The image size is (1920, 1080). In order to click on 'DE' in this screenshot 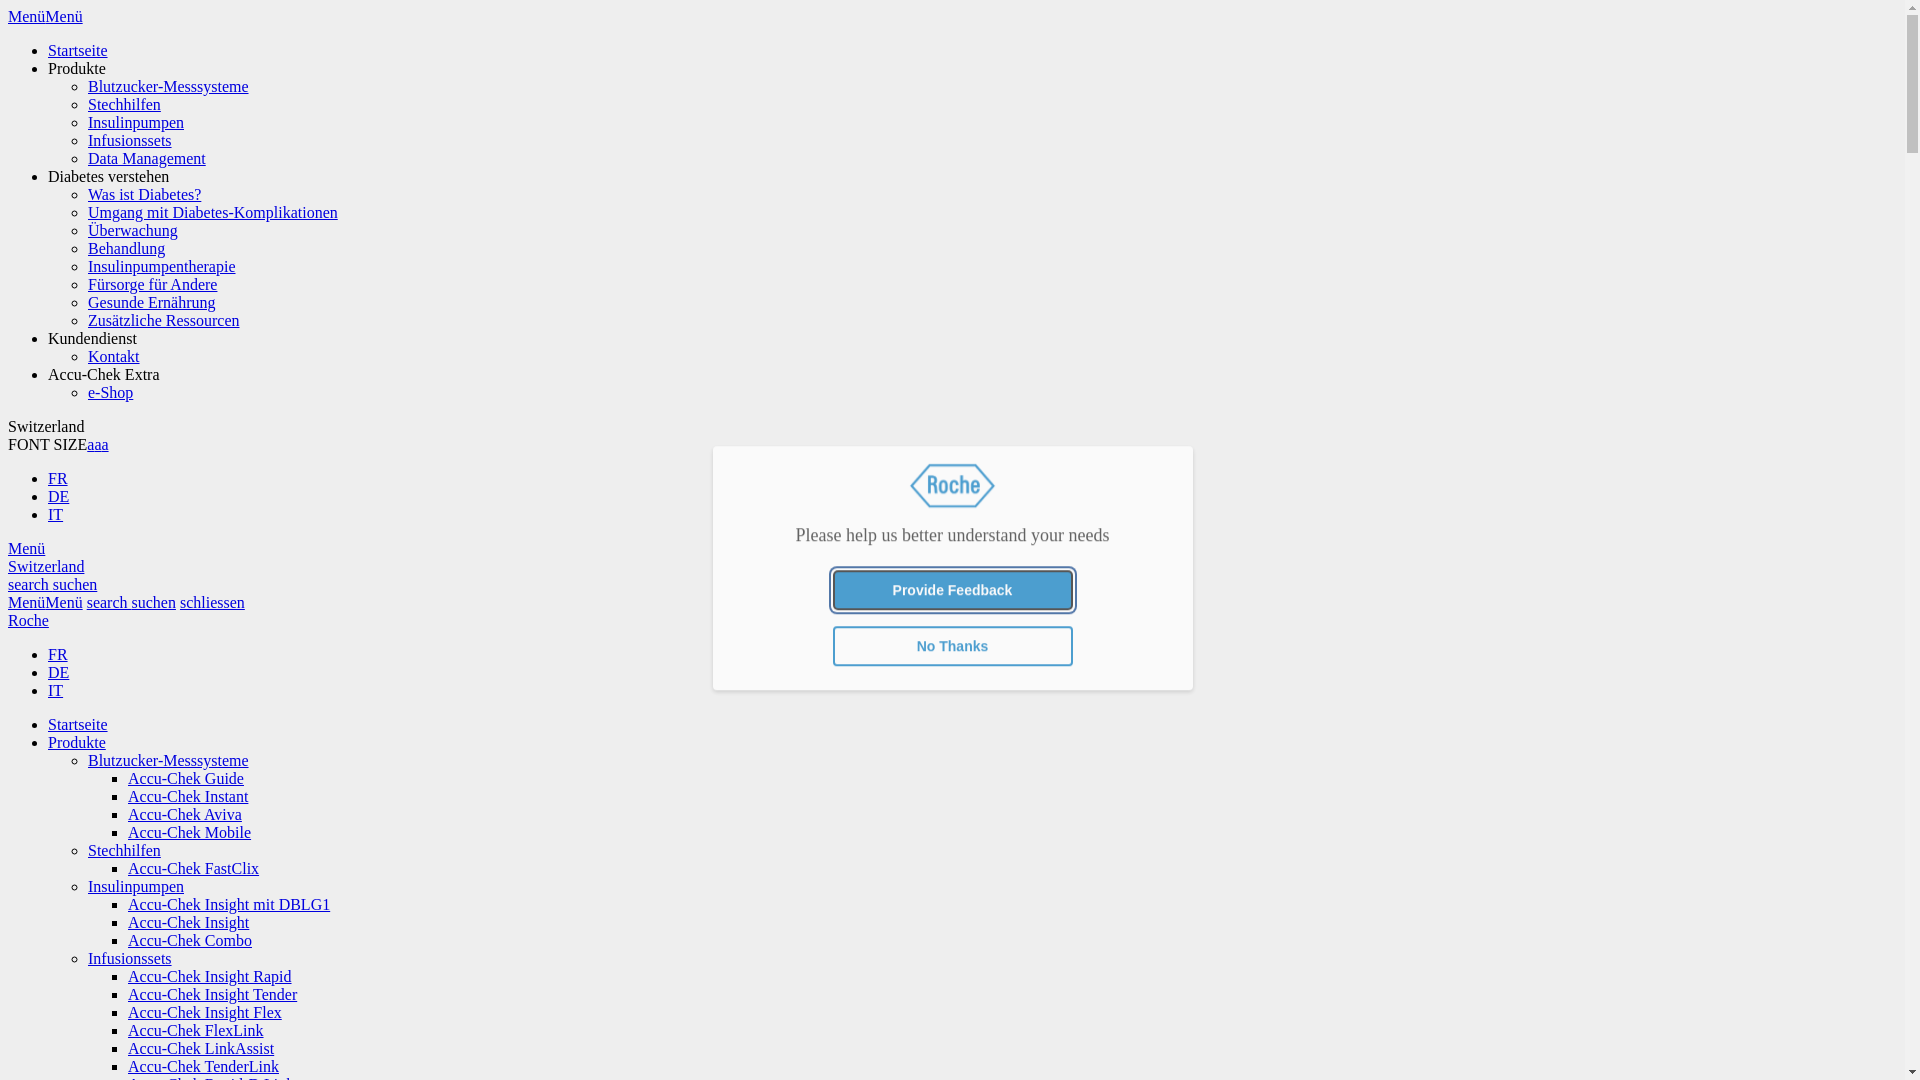, I will do `click(58, 495)`.